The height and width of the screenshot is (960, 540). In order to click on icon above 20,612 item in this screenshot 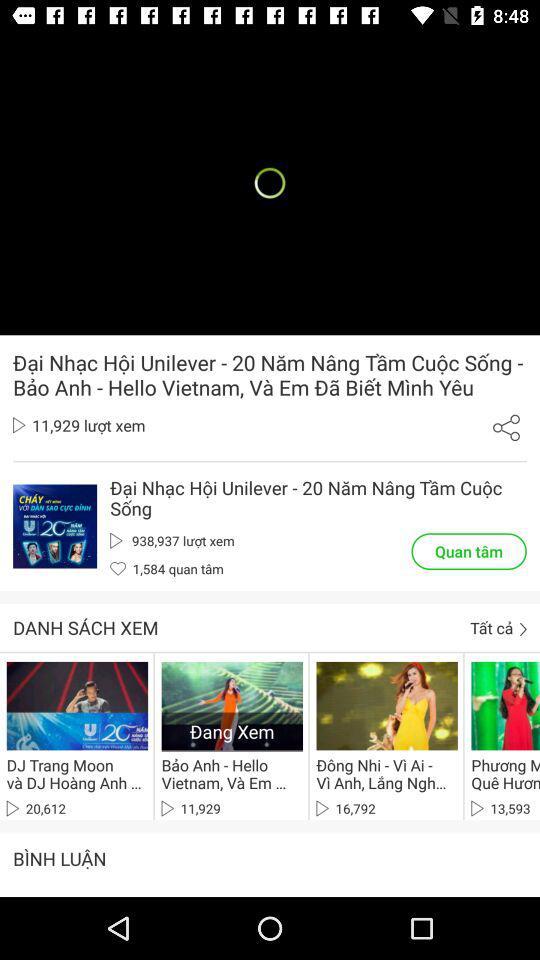, I will do `click(73, 773)`.